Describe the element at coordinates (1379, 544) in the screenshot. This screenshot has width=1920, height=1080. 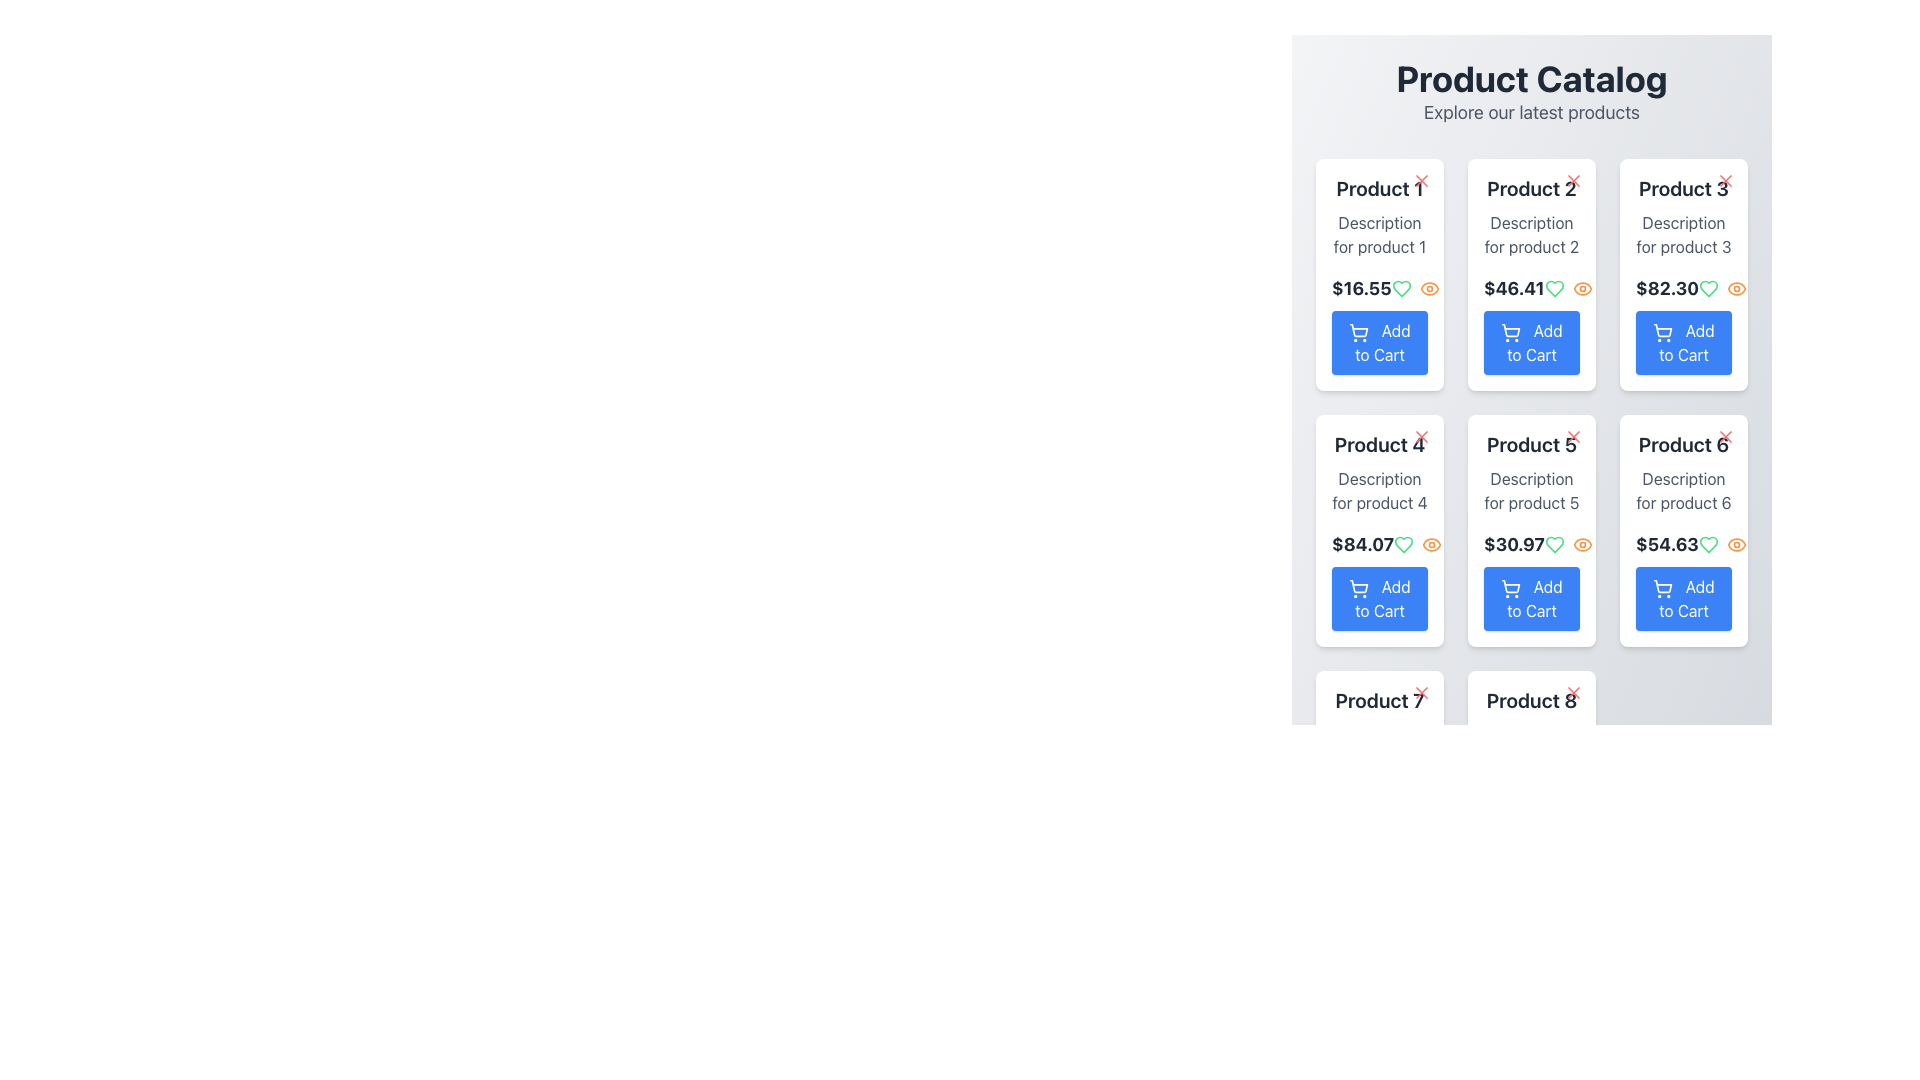
I see `the price display for 'Product 4', which shows the value '$84.07' in bold black text, located in the second row, first column of the product card` at that location.